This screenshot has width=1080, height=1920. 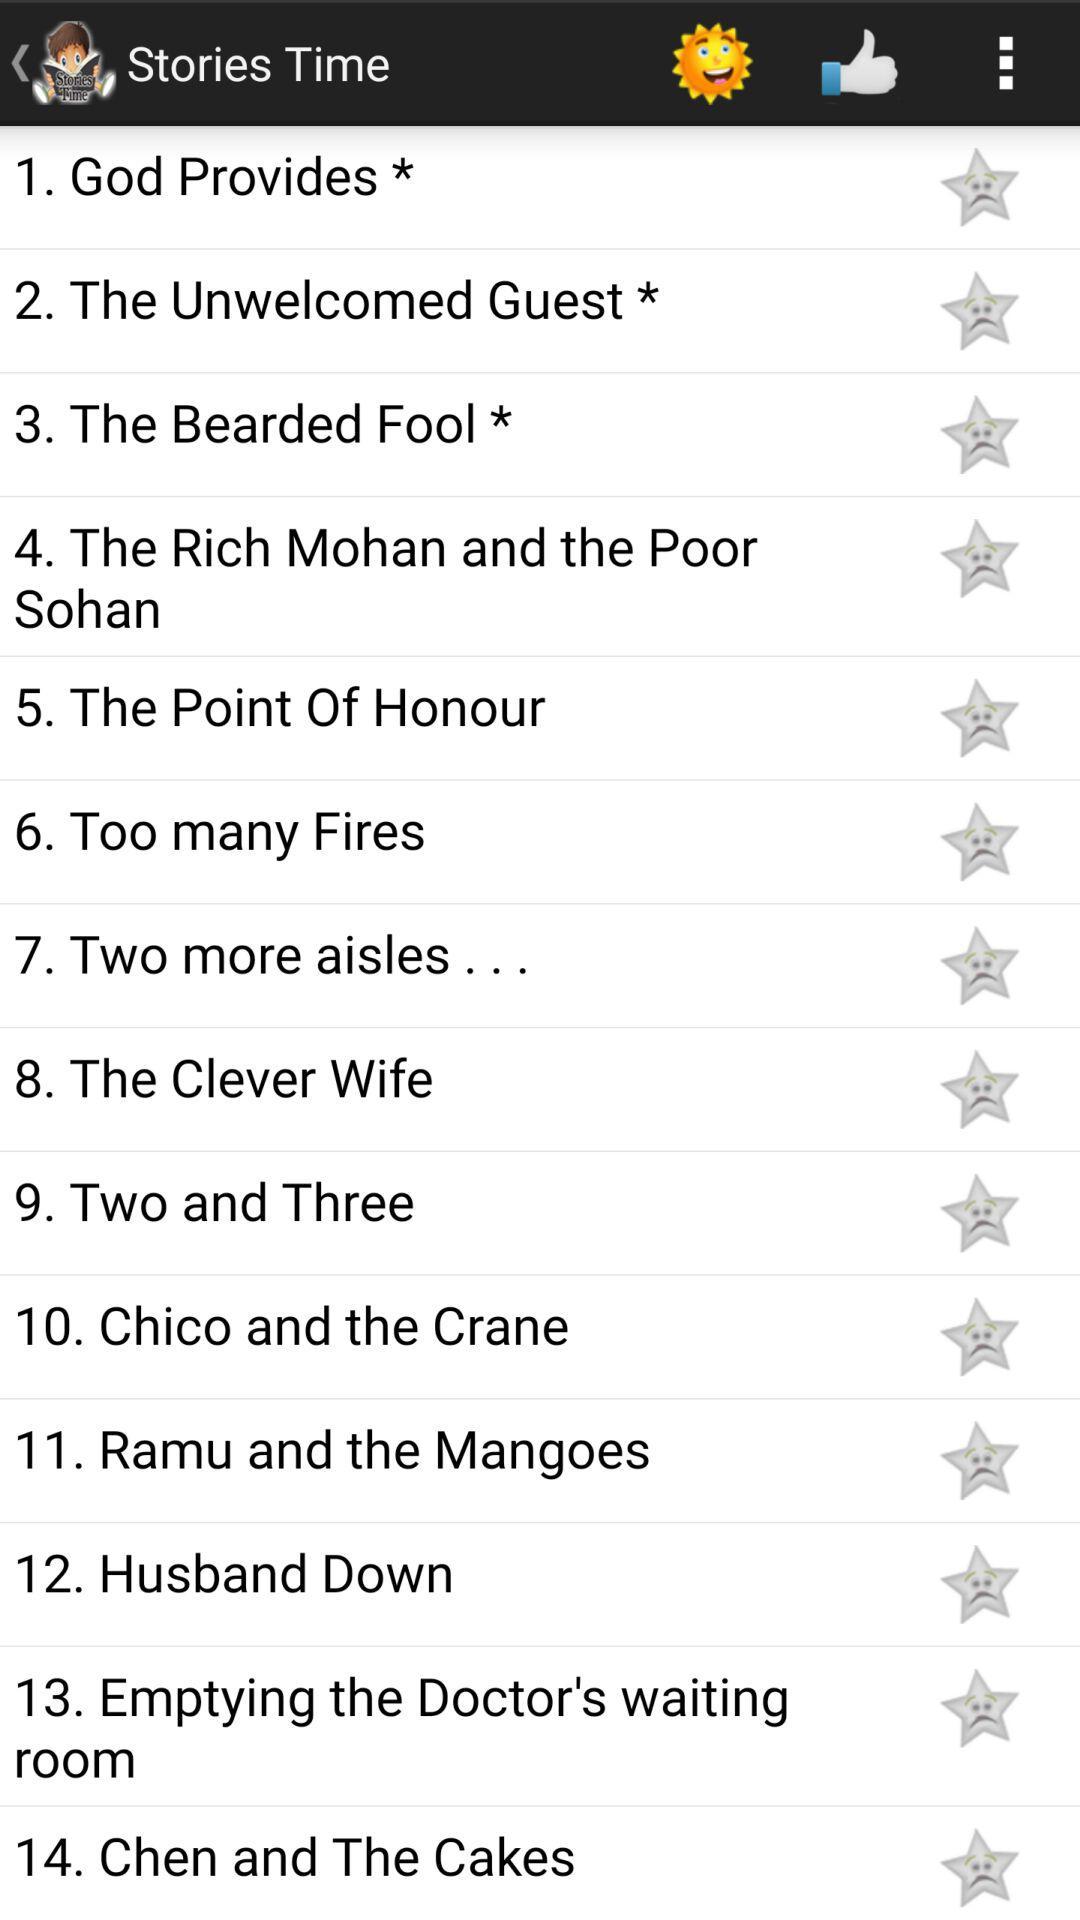 I want to click on like the article, so click(x=978, y=718).